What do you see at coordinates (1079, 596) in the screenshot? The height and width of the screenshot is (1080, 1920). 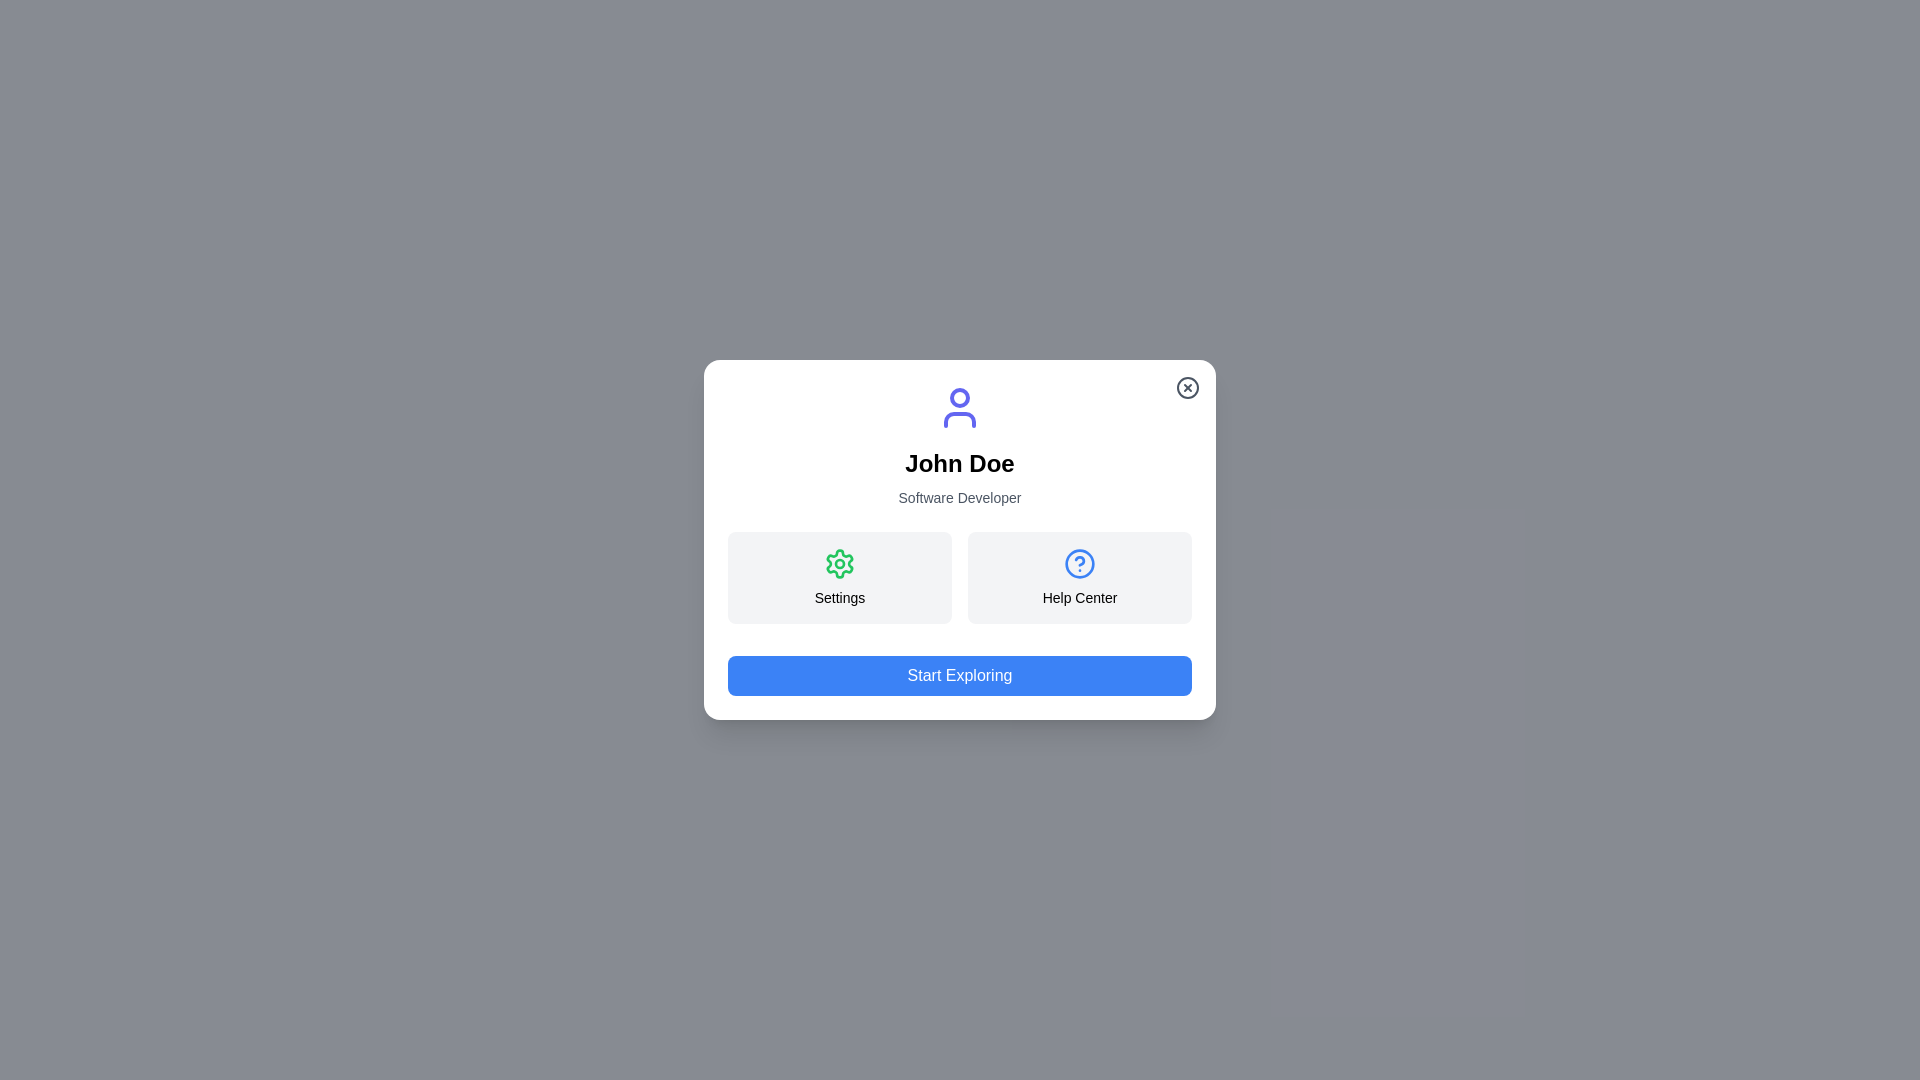 I see `the 'Help Center' text label located at the bottom-right corner of the card-like structure associated with a blue question mark icon` at bounding box center [1079, 596].